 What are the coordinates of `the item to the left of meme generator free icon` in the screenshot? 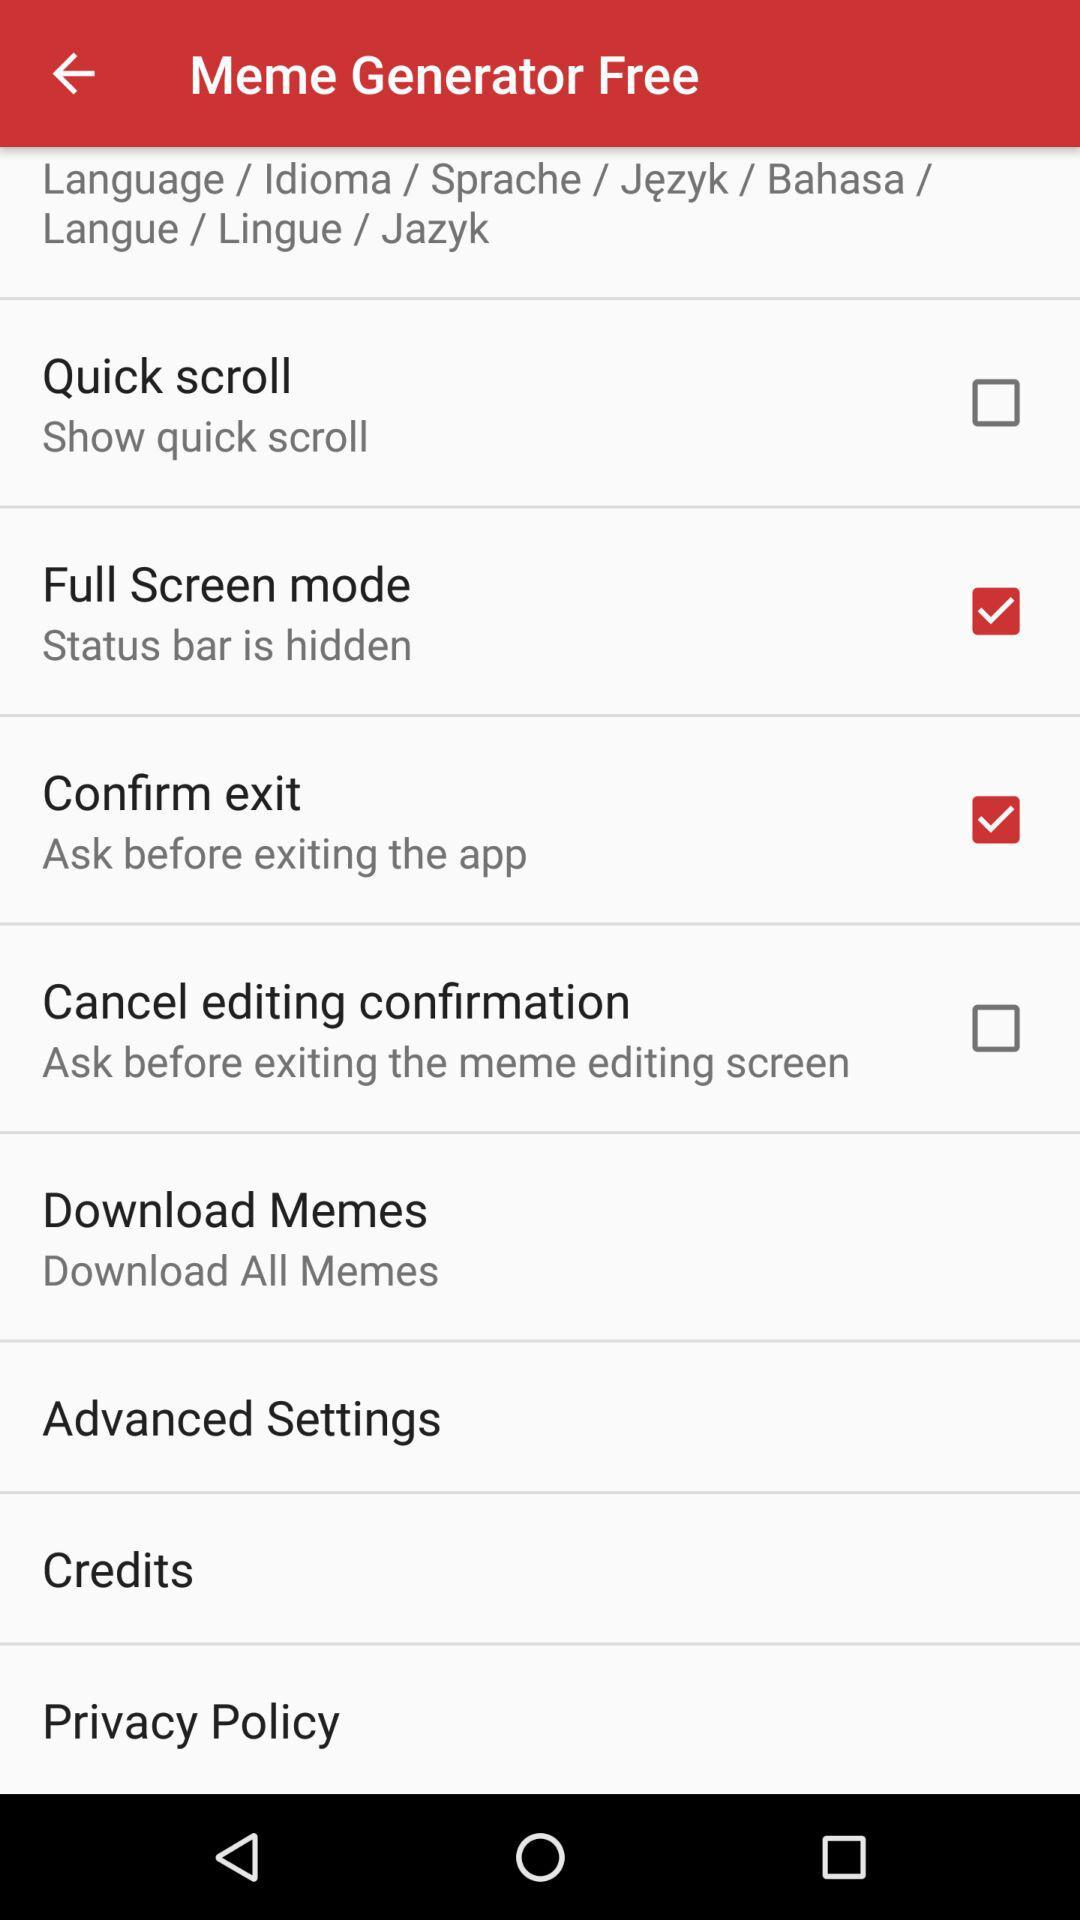 It's located at (72, 73).